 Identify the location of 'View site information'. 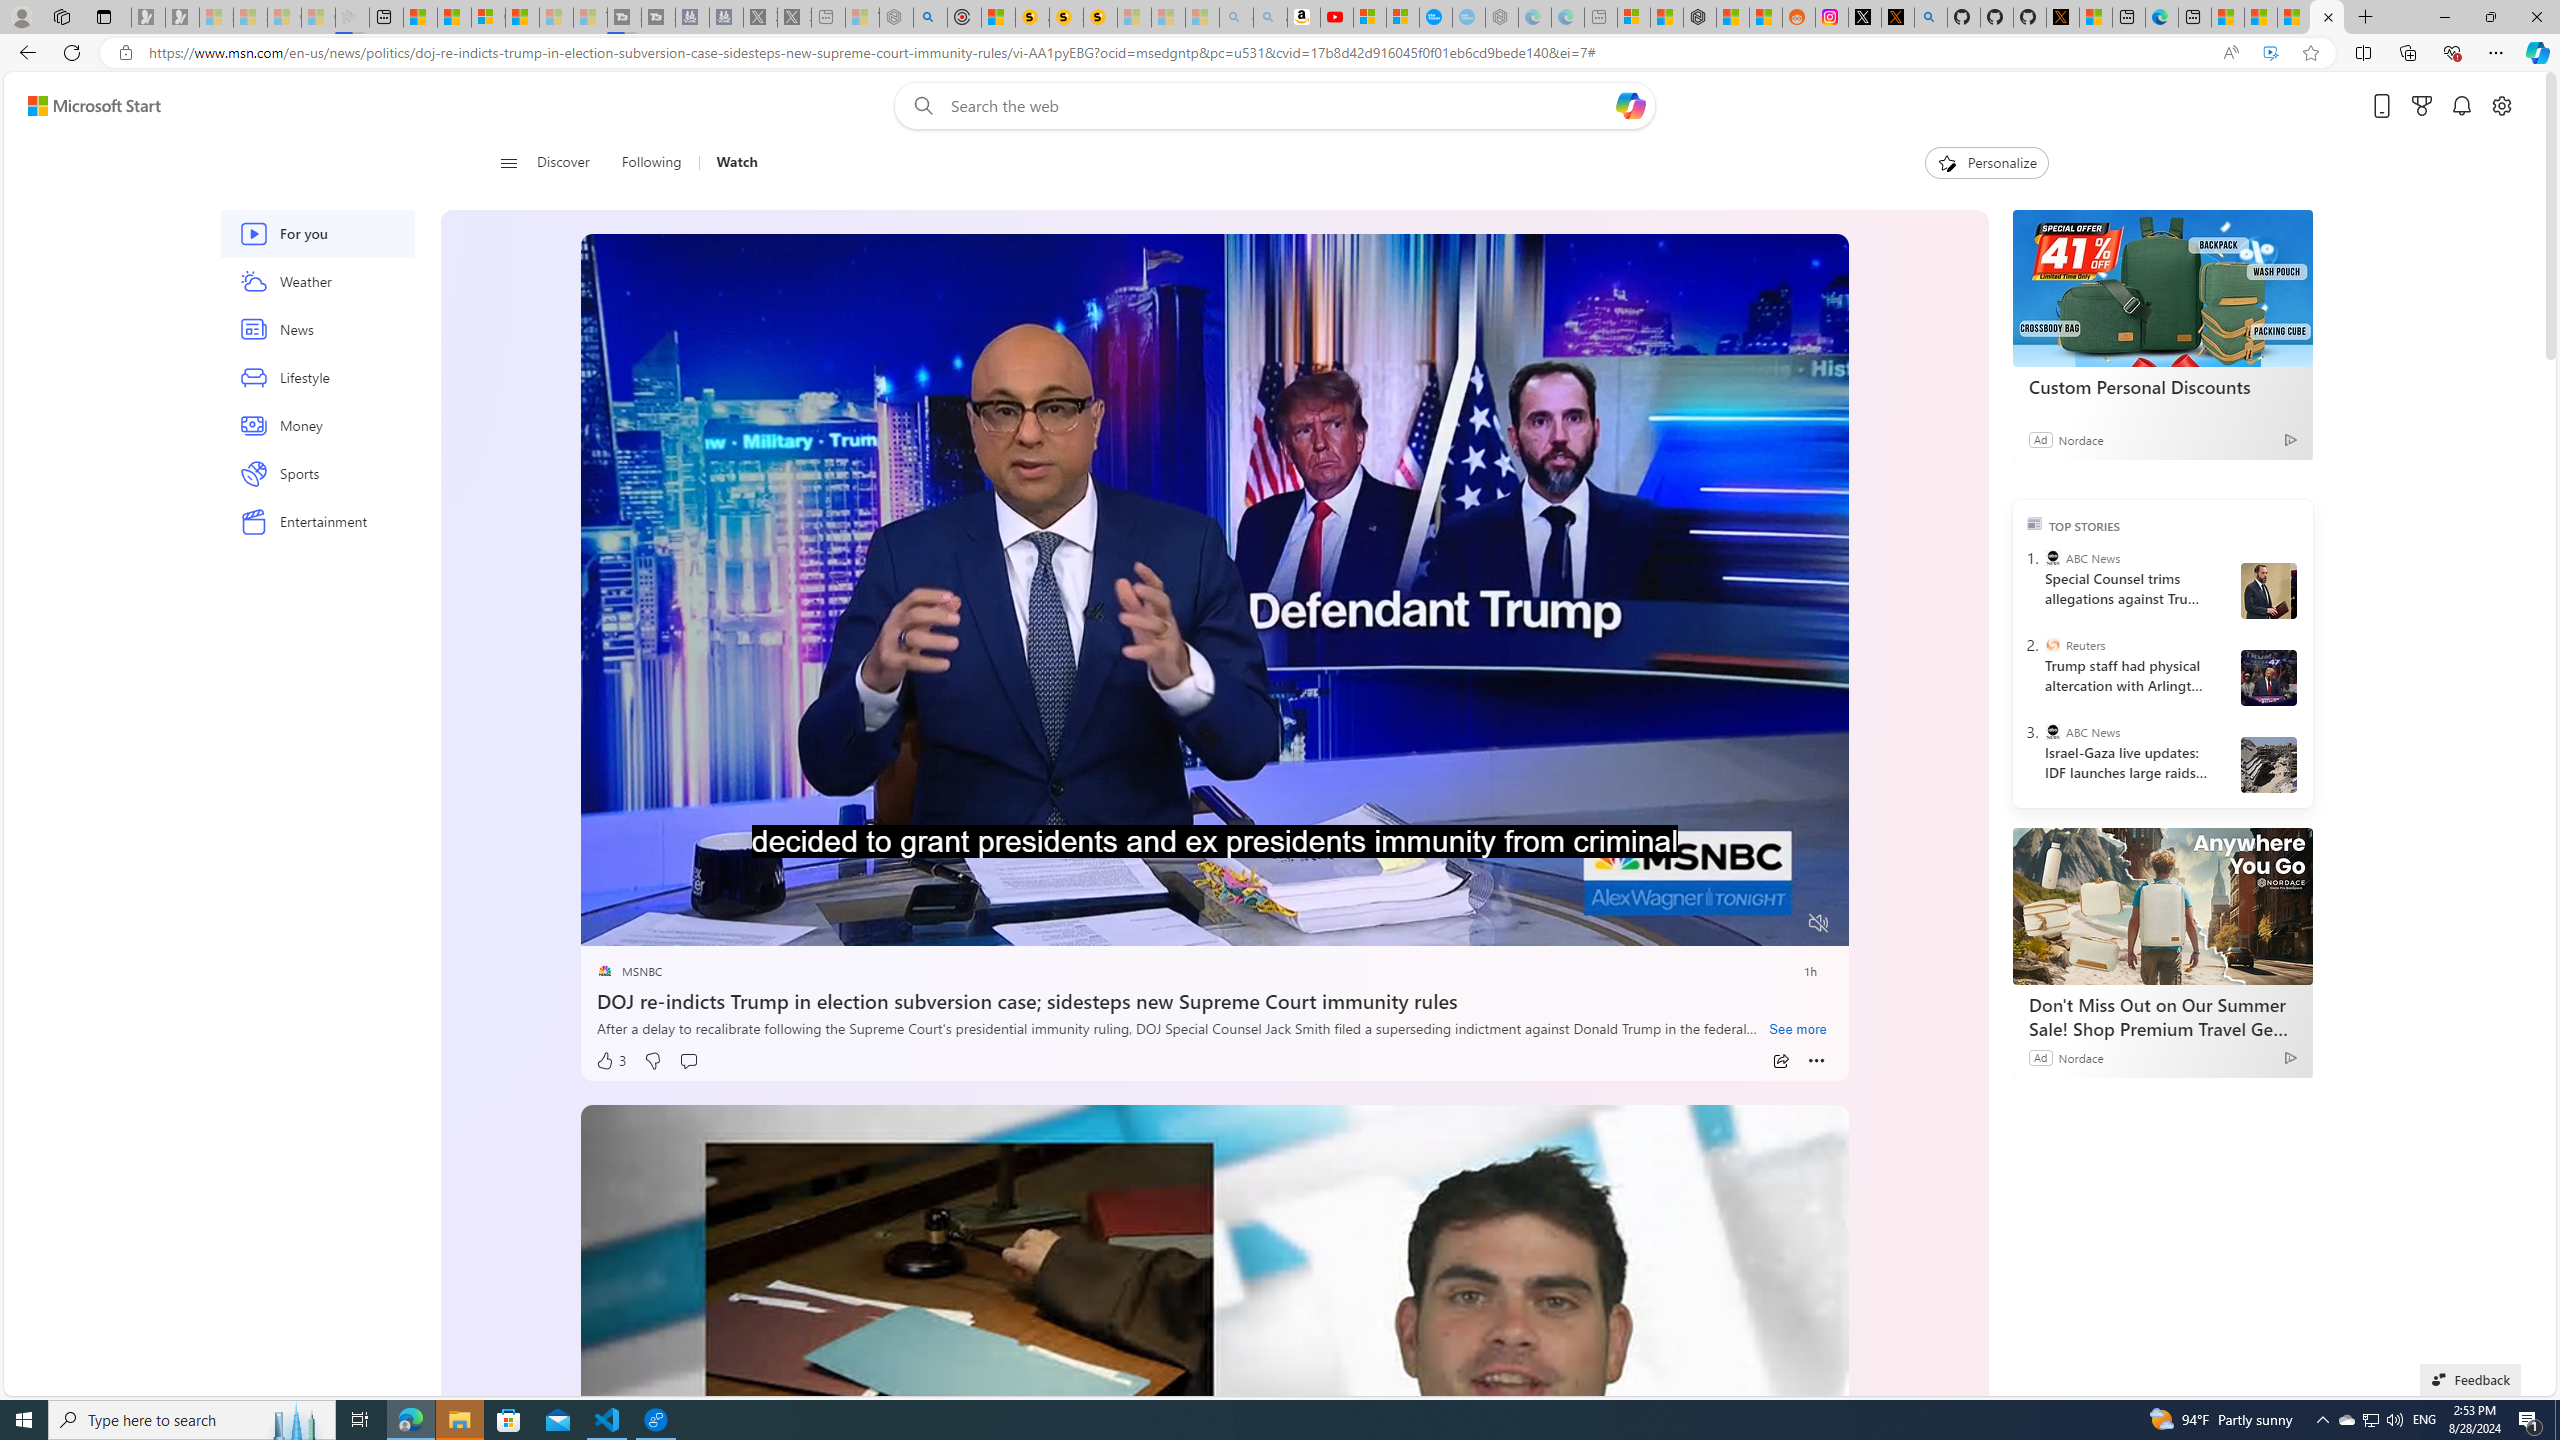
(125, 53).